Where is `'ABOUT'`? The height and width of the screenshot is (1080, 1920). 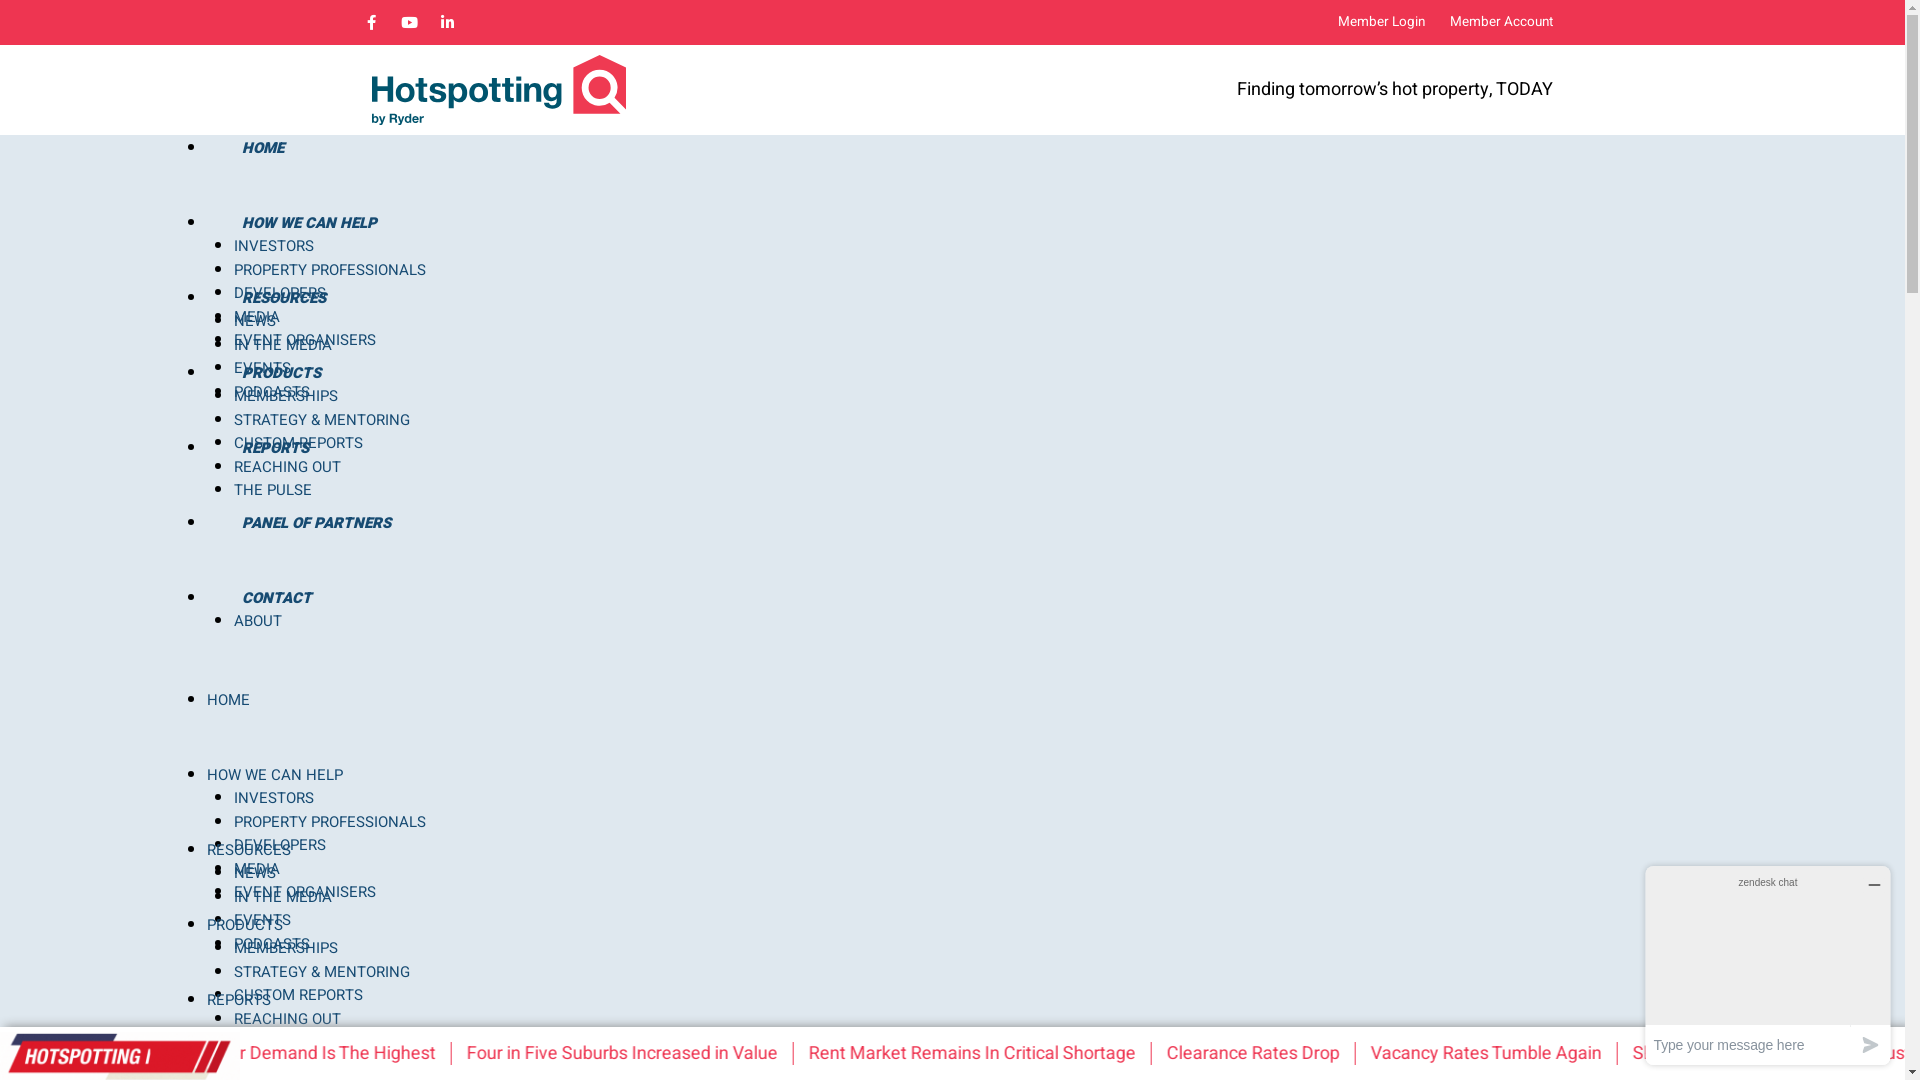
'ABOUT' is located at coordinates (257, 620).